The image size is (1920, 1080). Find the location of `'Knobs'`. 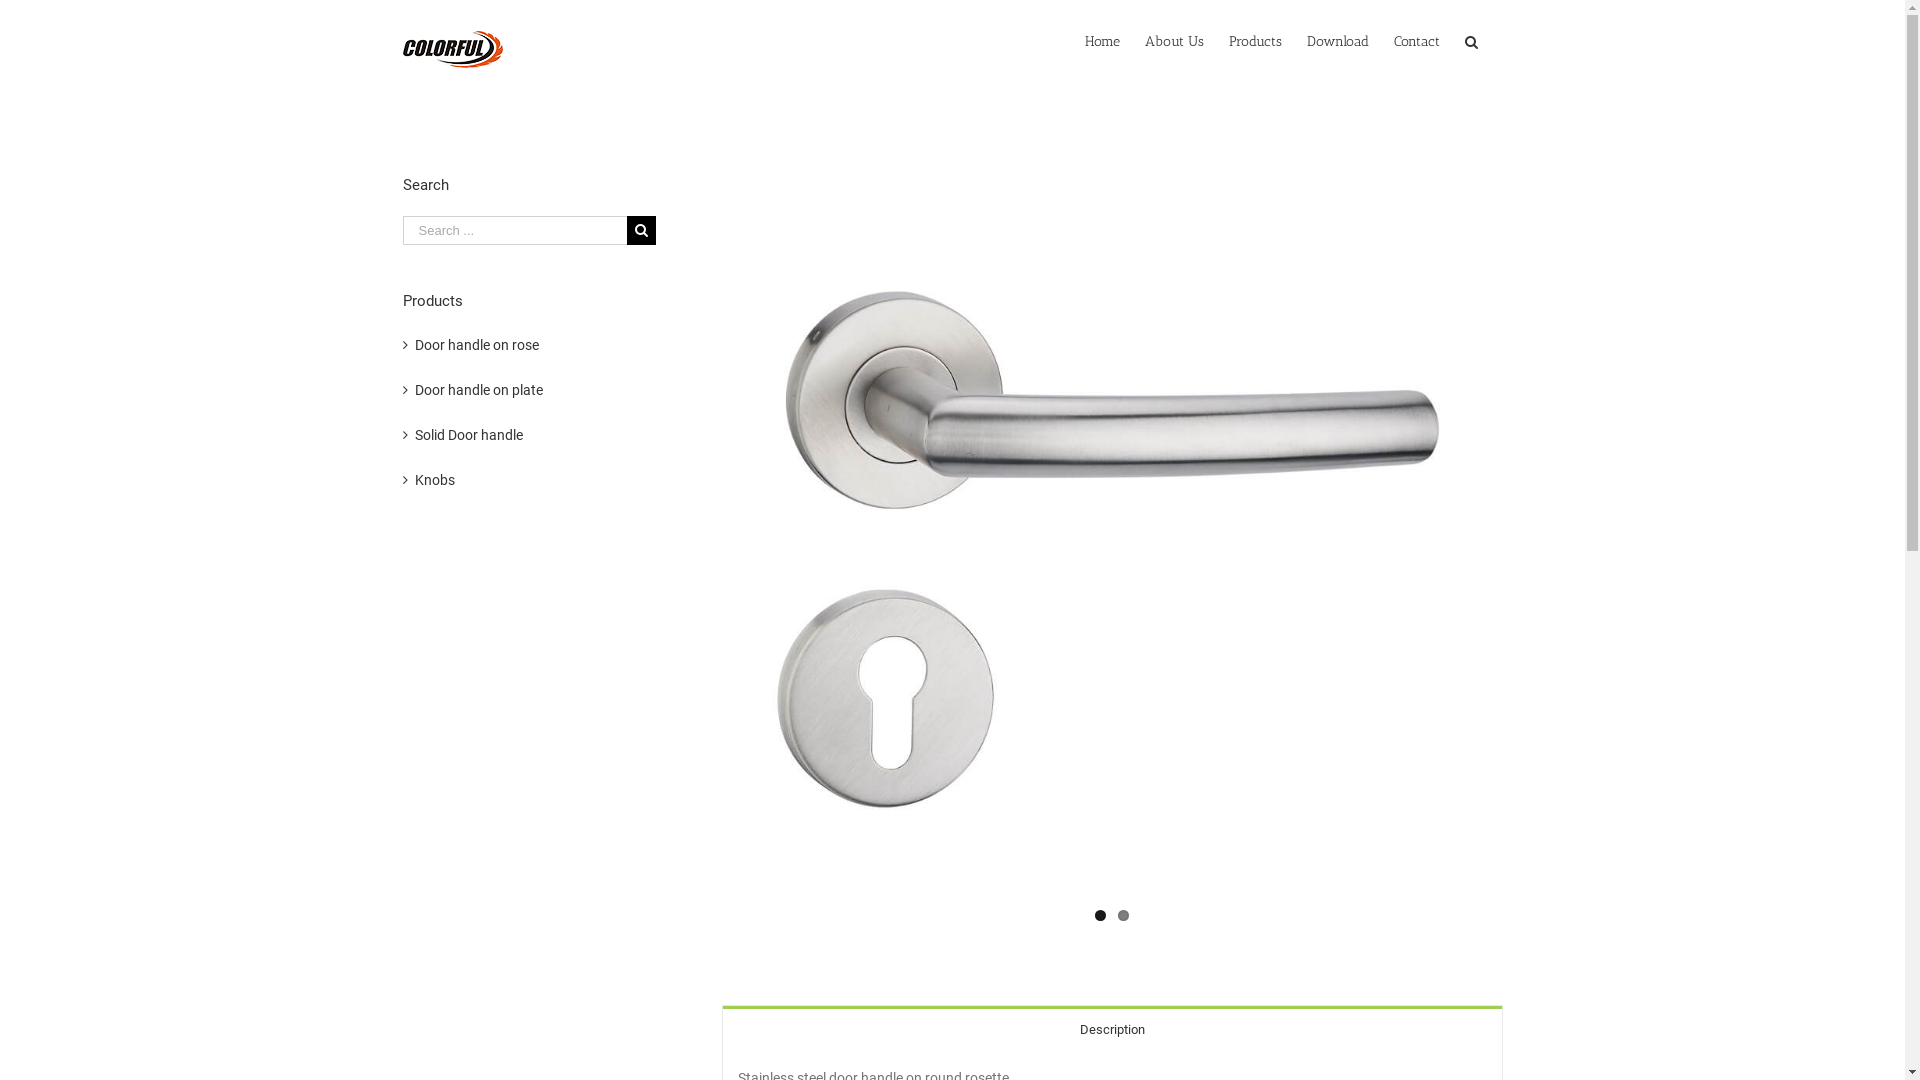

'Knobs' is located at coordinates (432, 479).